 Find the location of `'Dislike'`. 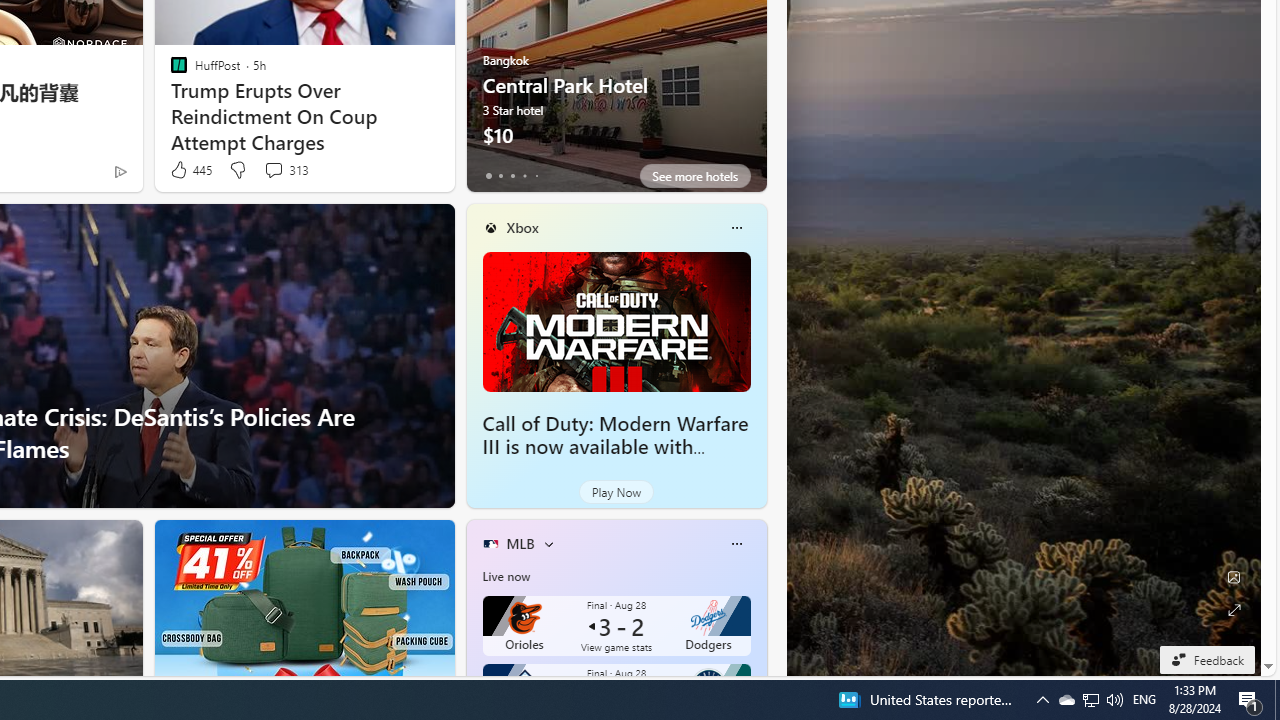

'Dislike' is located at coordinates (237, 169).